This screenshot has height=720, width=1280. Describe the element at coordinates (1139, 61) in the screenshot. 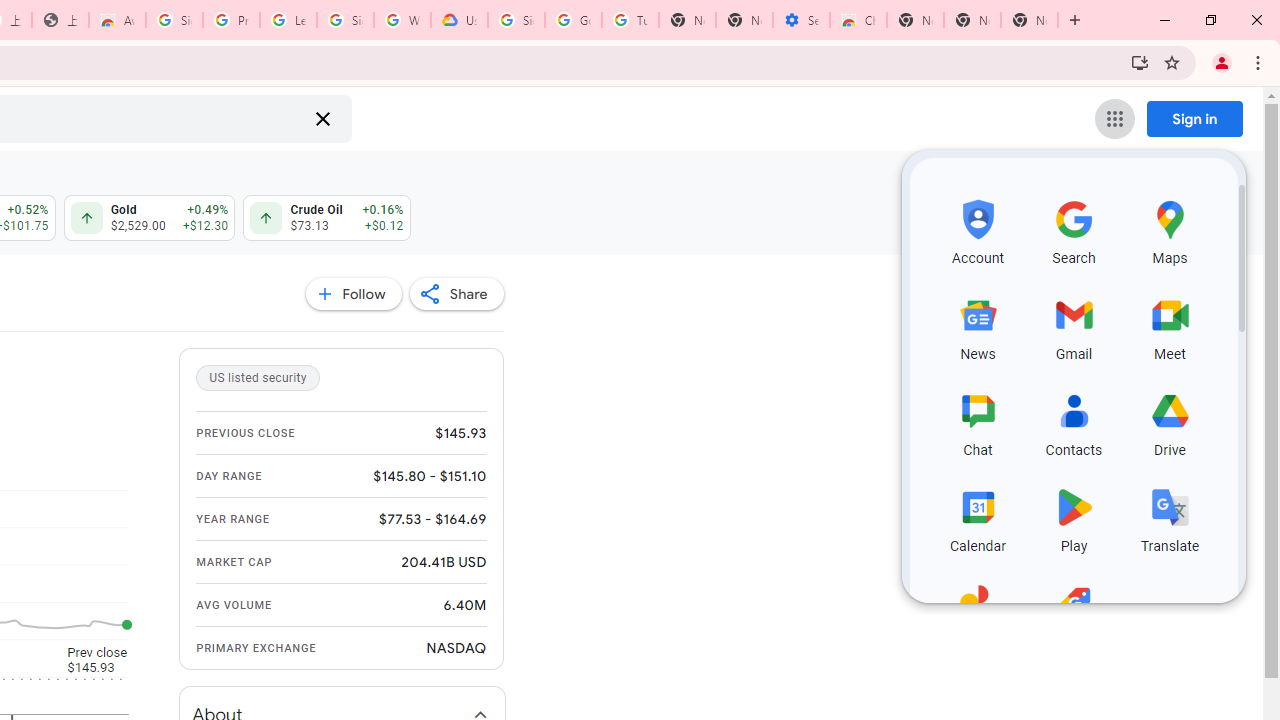

I see `'Install Google Finance'` at that location.